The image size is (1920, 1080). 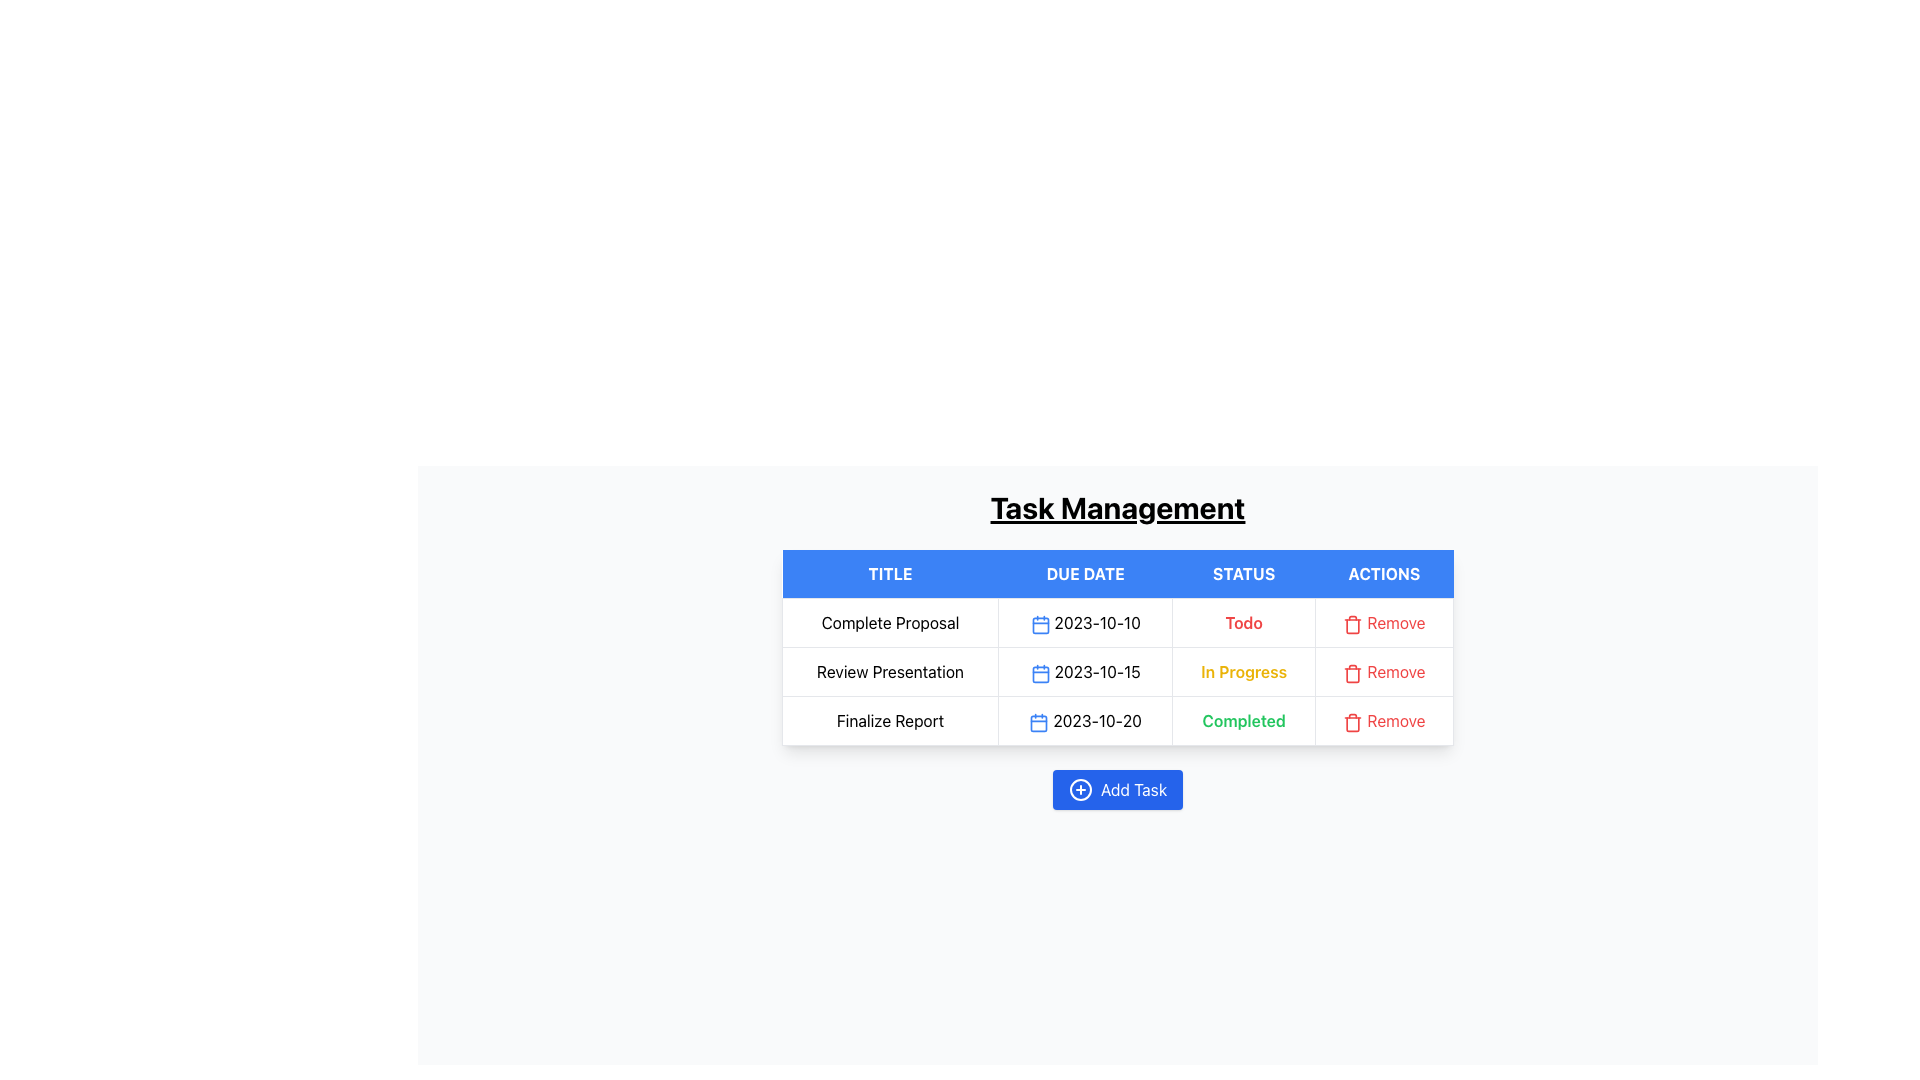 What do you see at coordinates (1079, 789) in the screenshot?
I see `the appearance of the SVG circle that is part of the 'Add Task' button icon, which visually indicates the action of adding a new task` at bounding box center [1079, 789].